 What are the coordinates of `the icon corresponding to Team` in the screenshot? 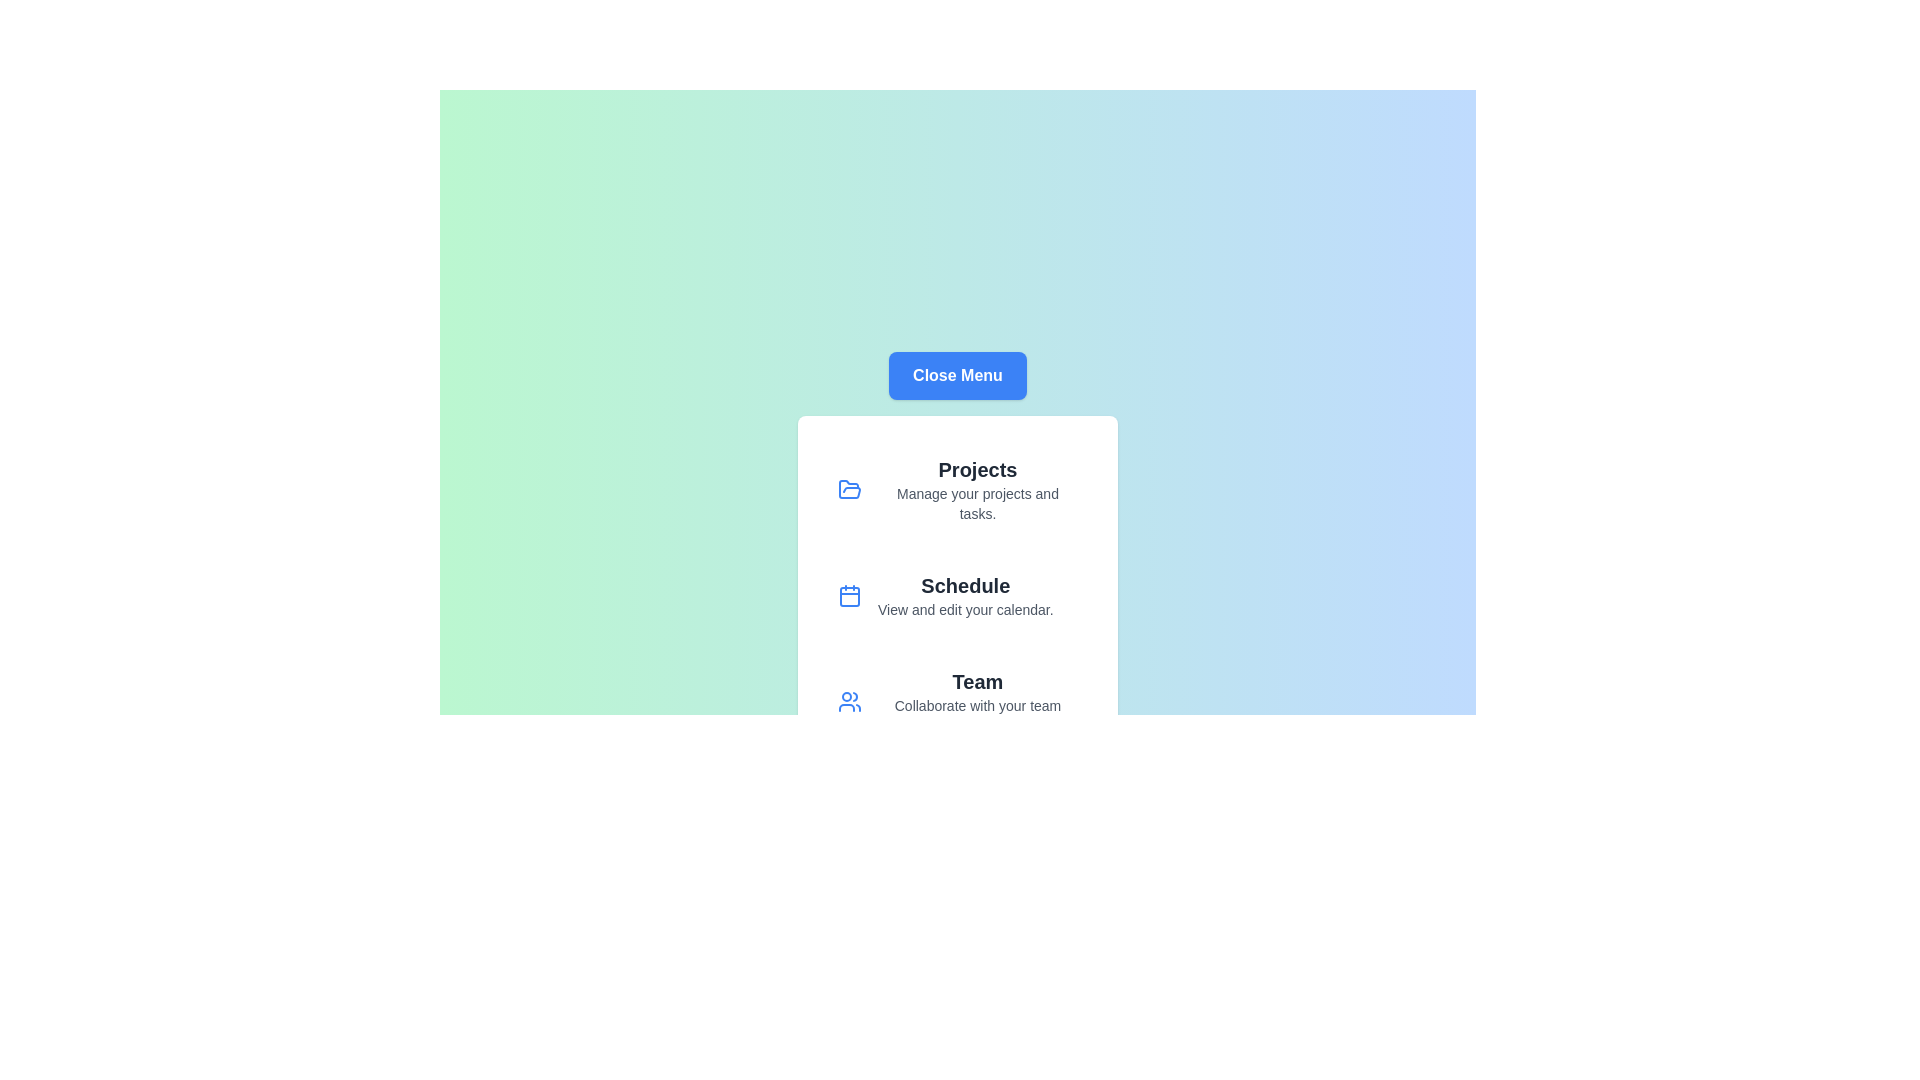 It's located at (849, 701).